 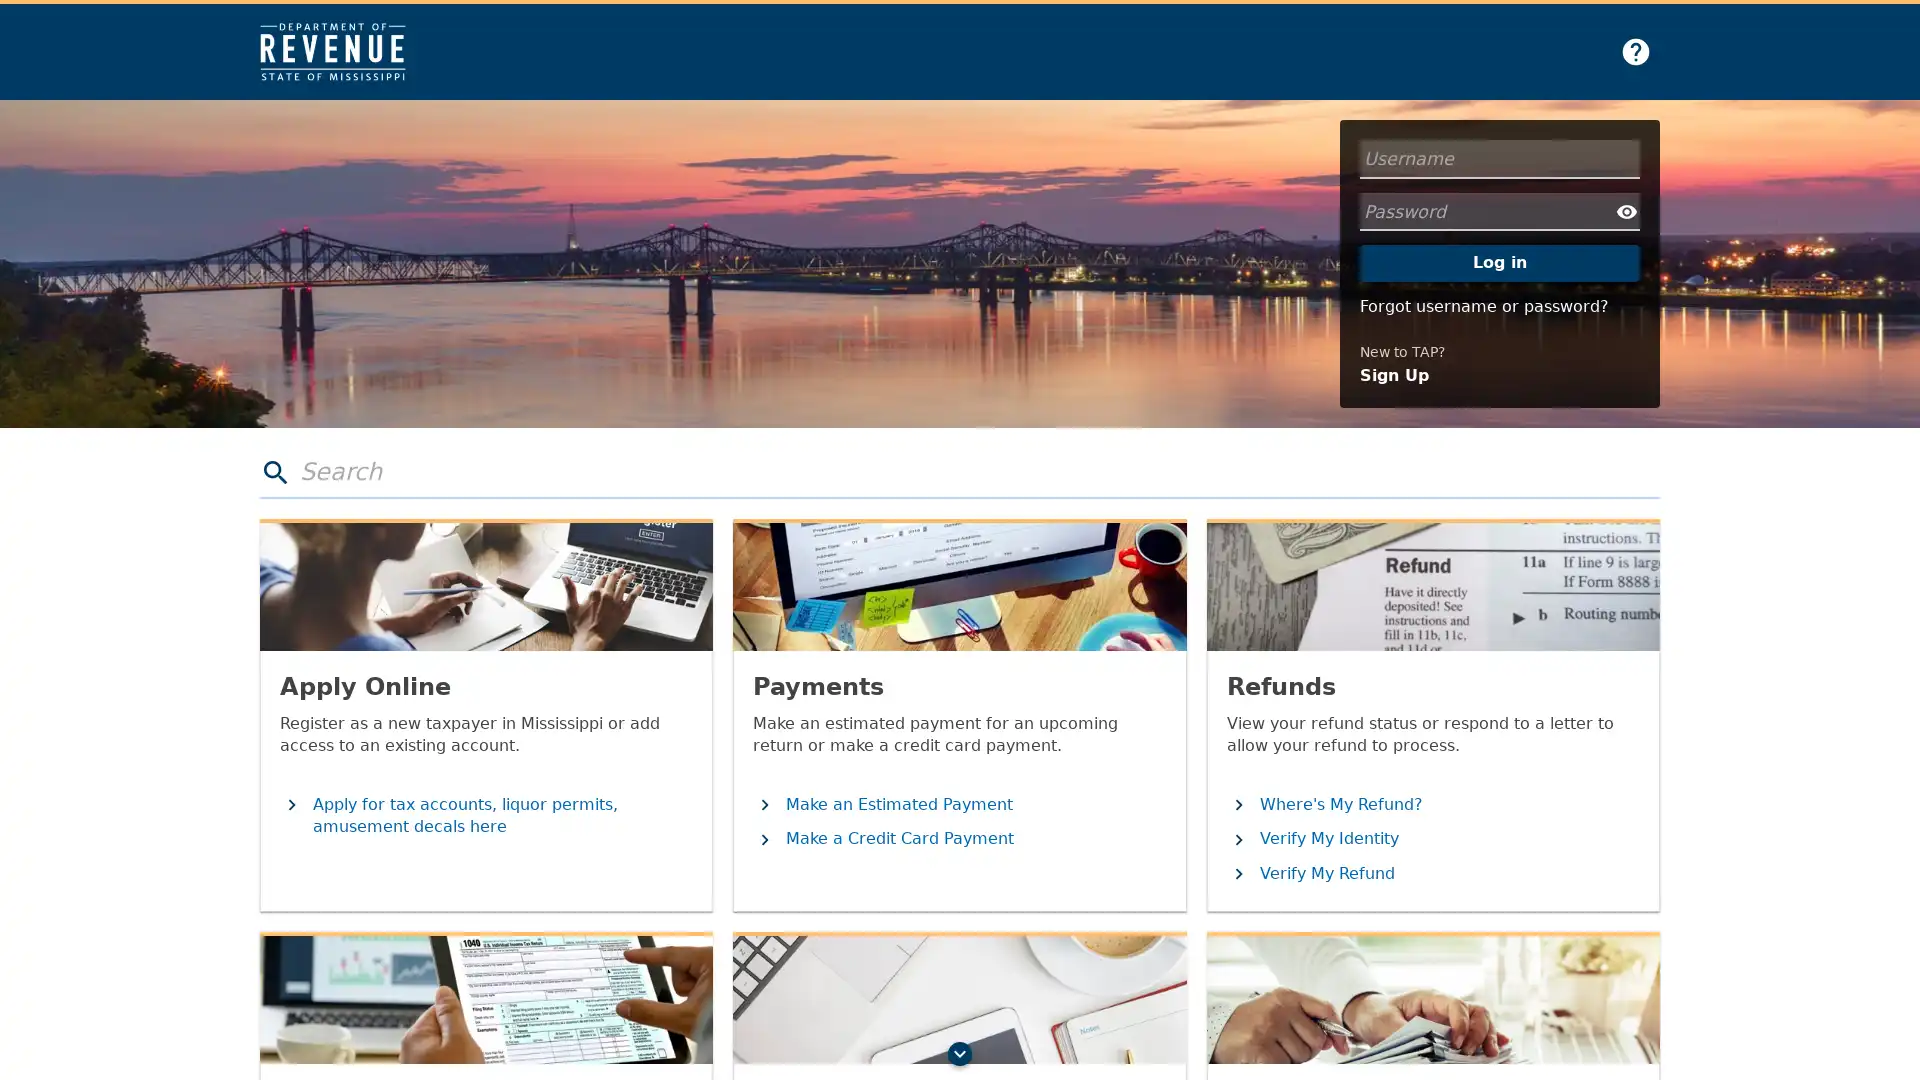 I want to click on Show/Hide Password, so click(x=1627, y=211).